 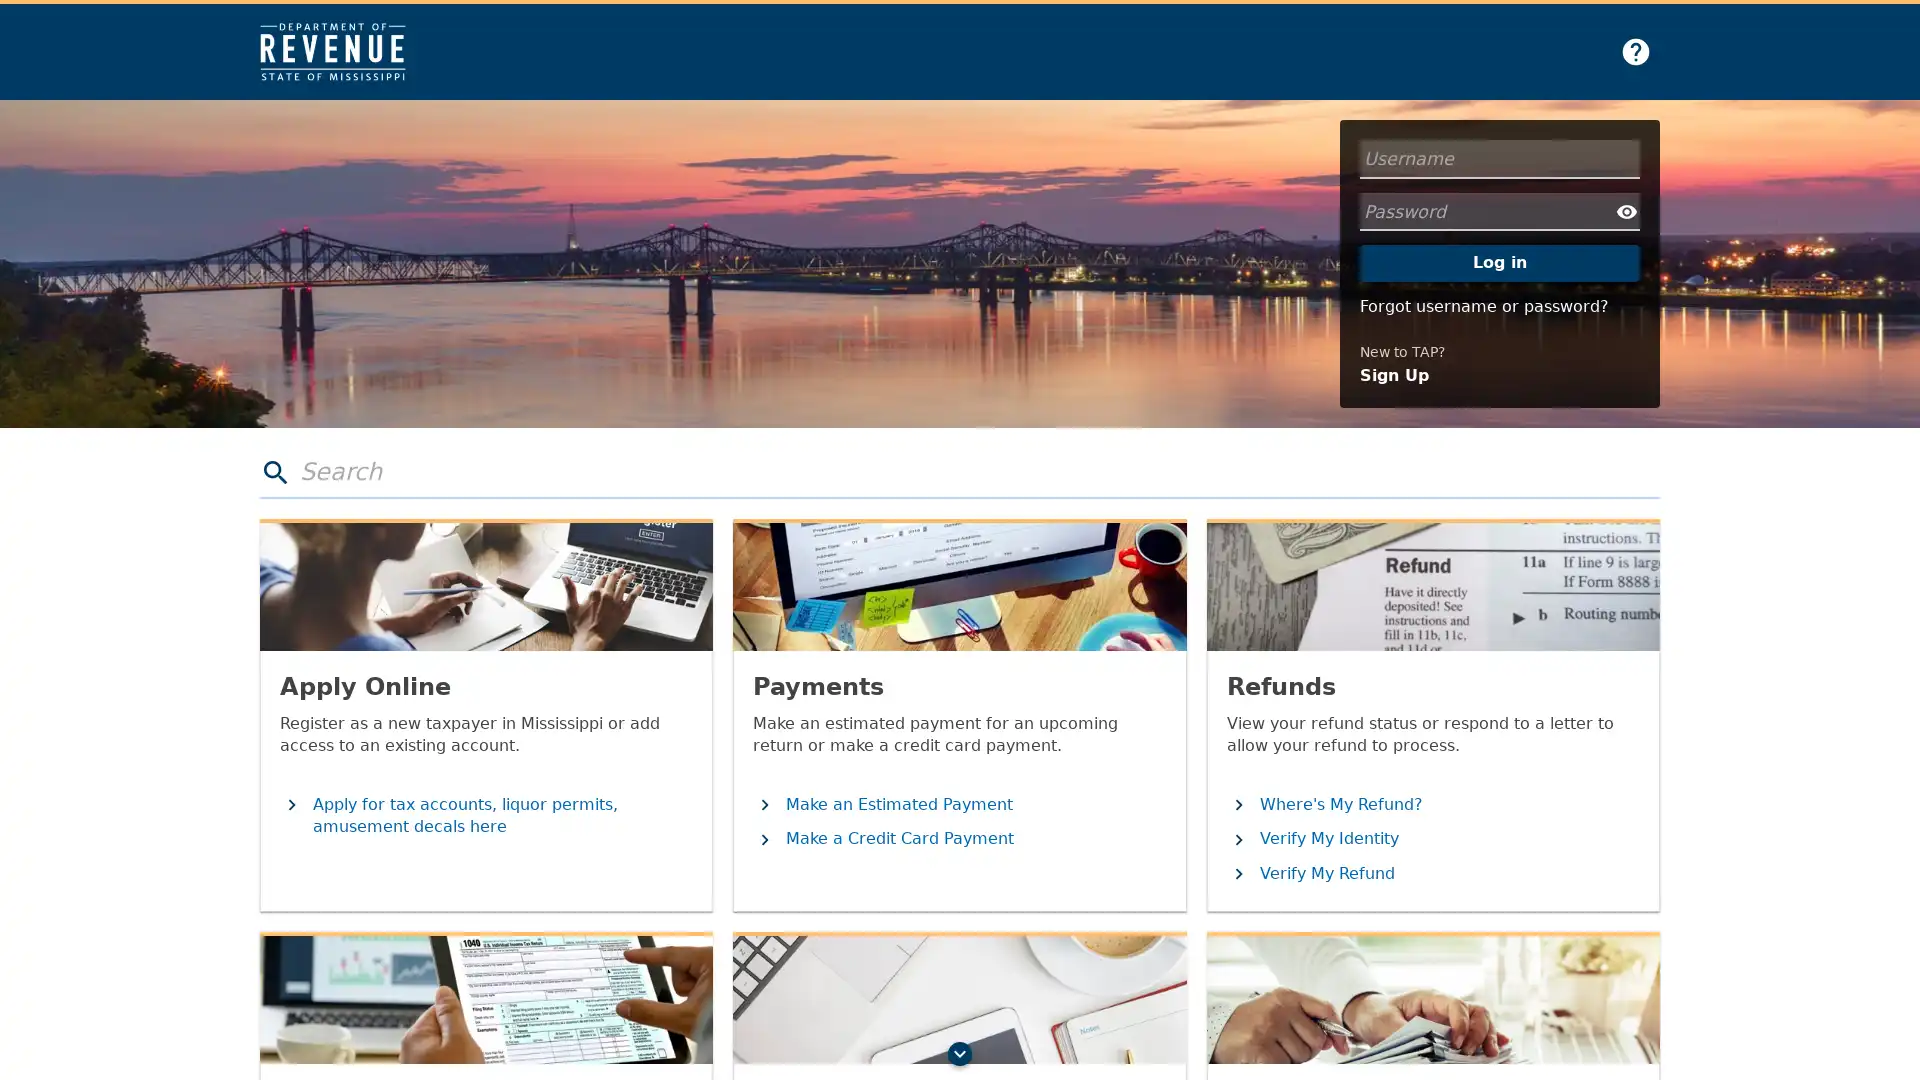 I want to click on Show/Hide Password, so click(x=1627, y=211).